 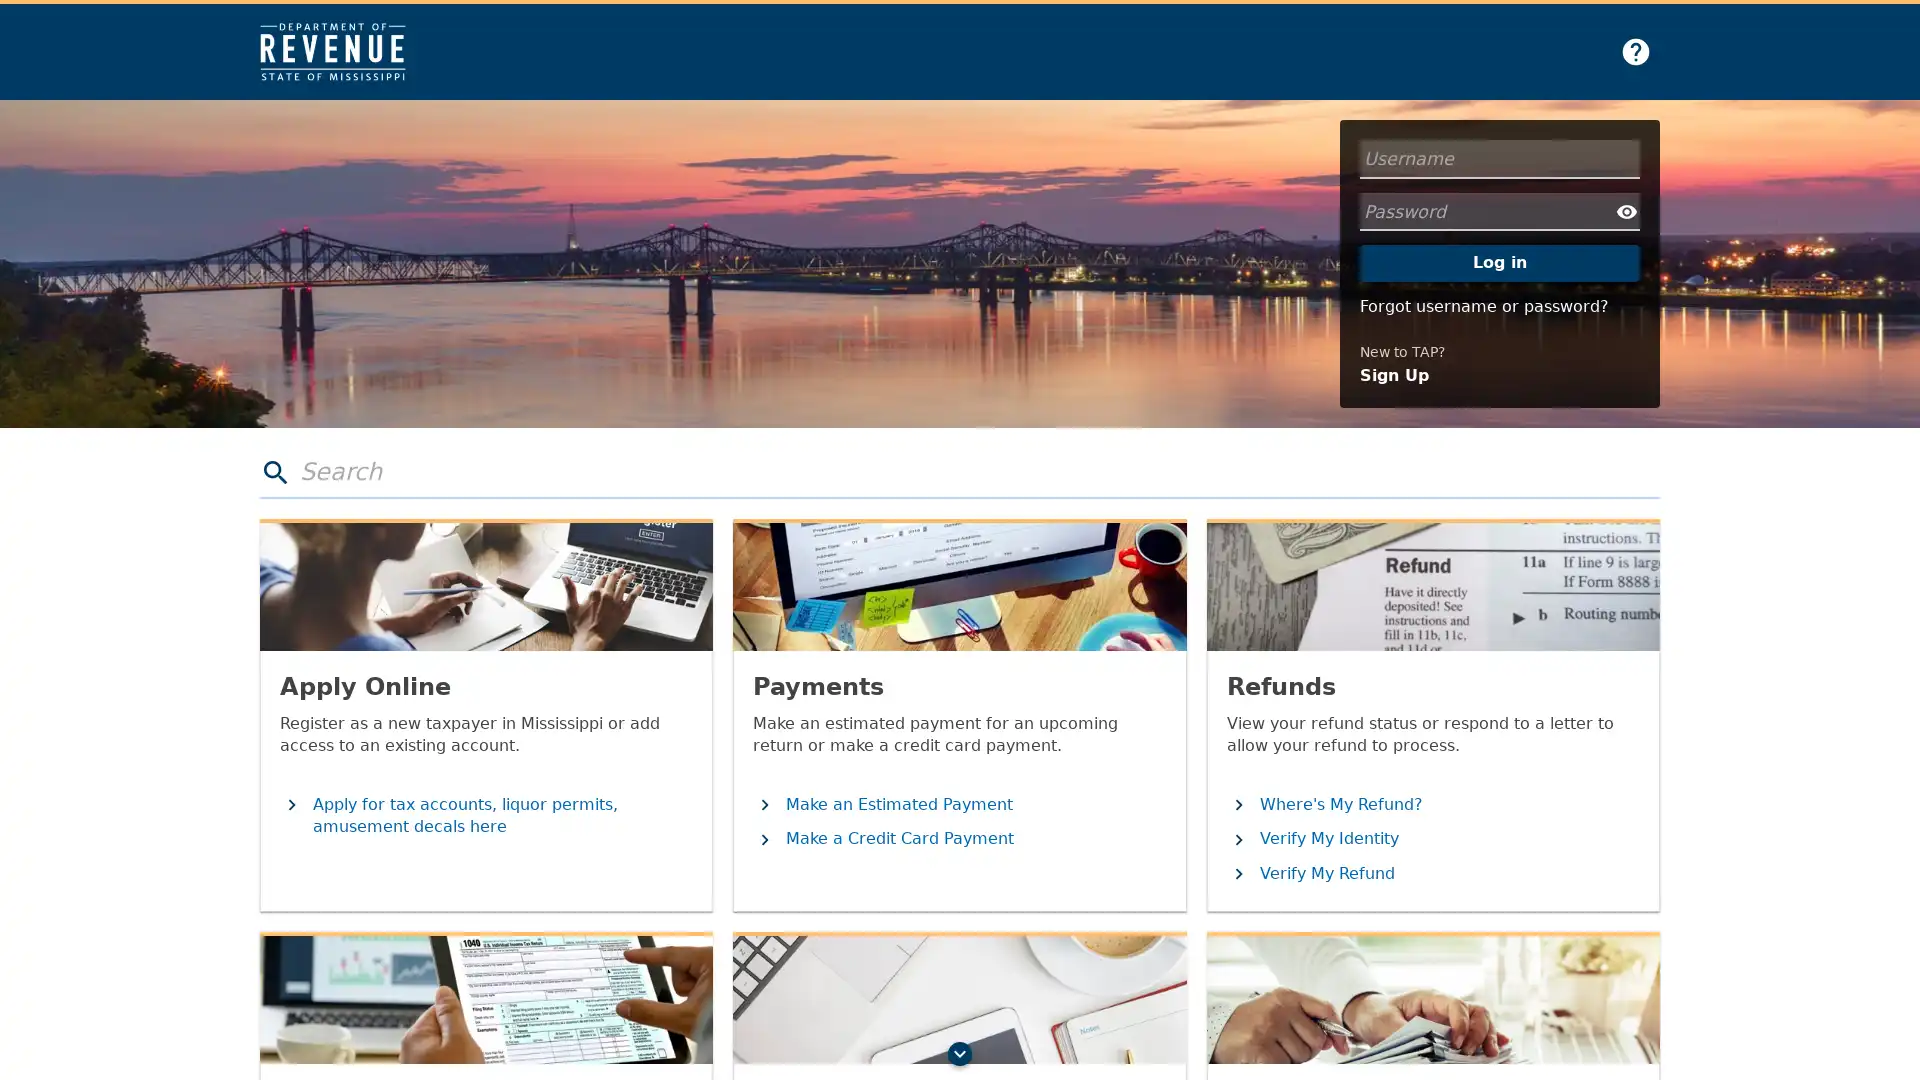 I want to click on Show/Hide Password, so click(x=1627, y=211).